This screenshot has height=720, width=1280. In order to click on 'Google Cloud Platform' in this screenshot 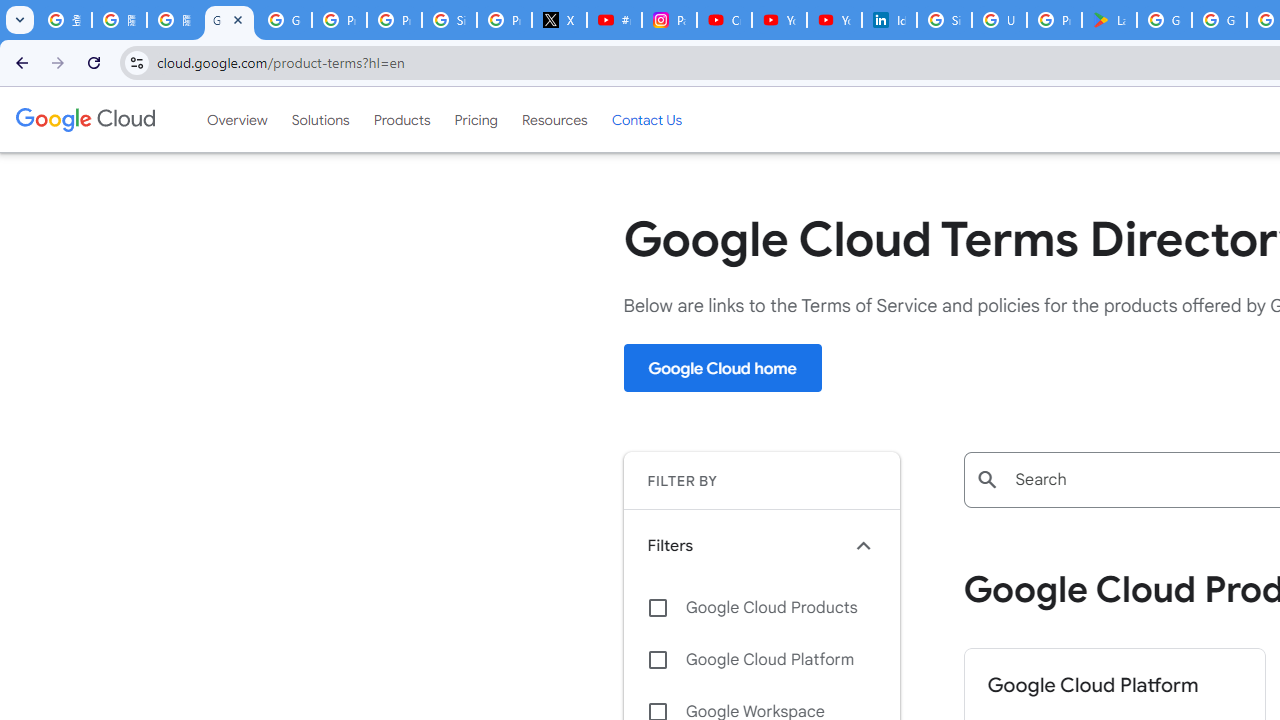, I will do `click(760, 660)`.